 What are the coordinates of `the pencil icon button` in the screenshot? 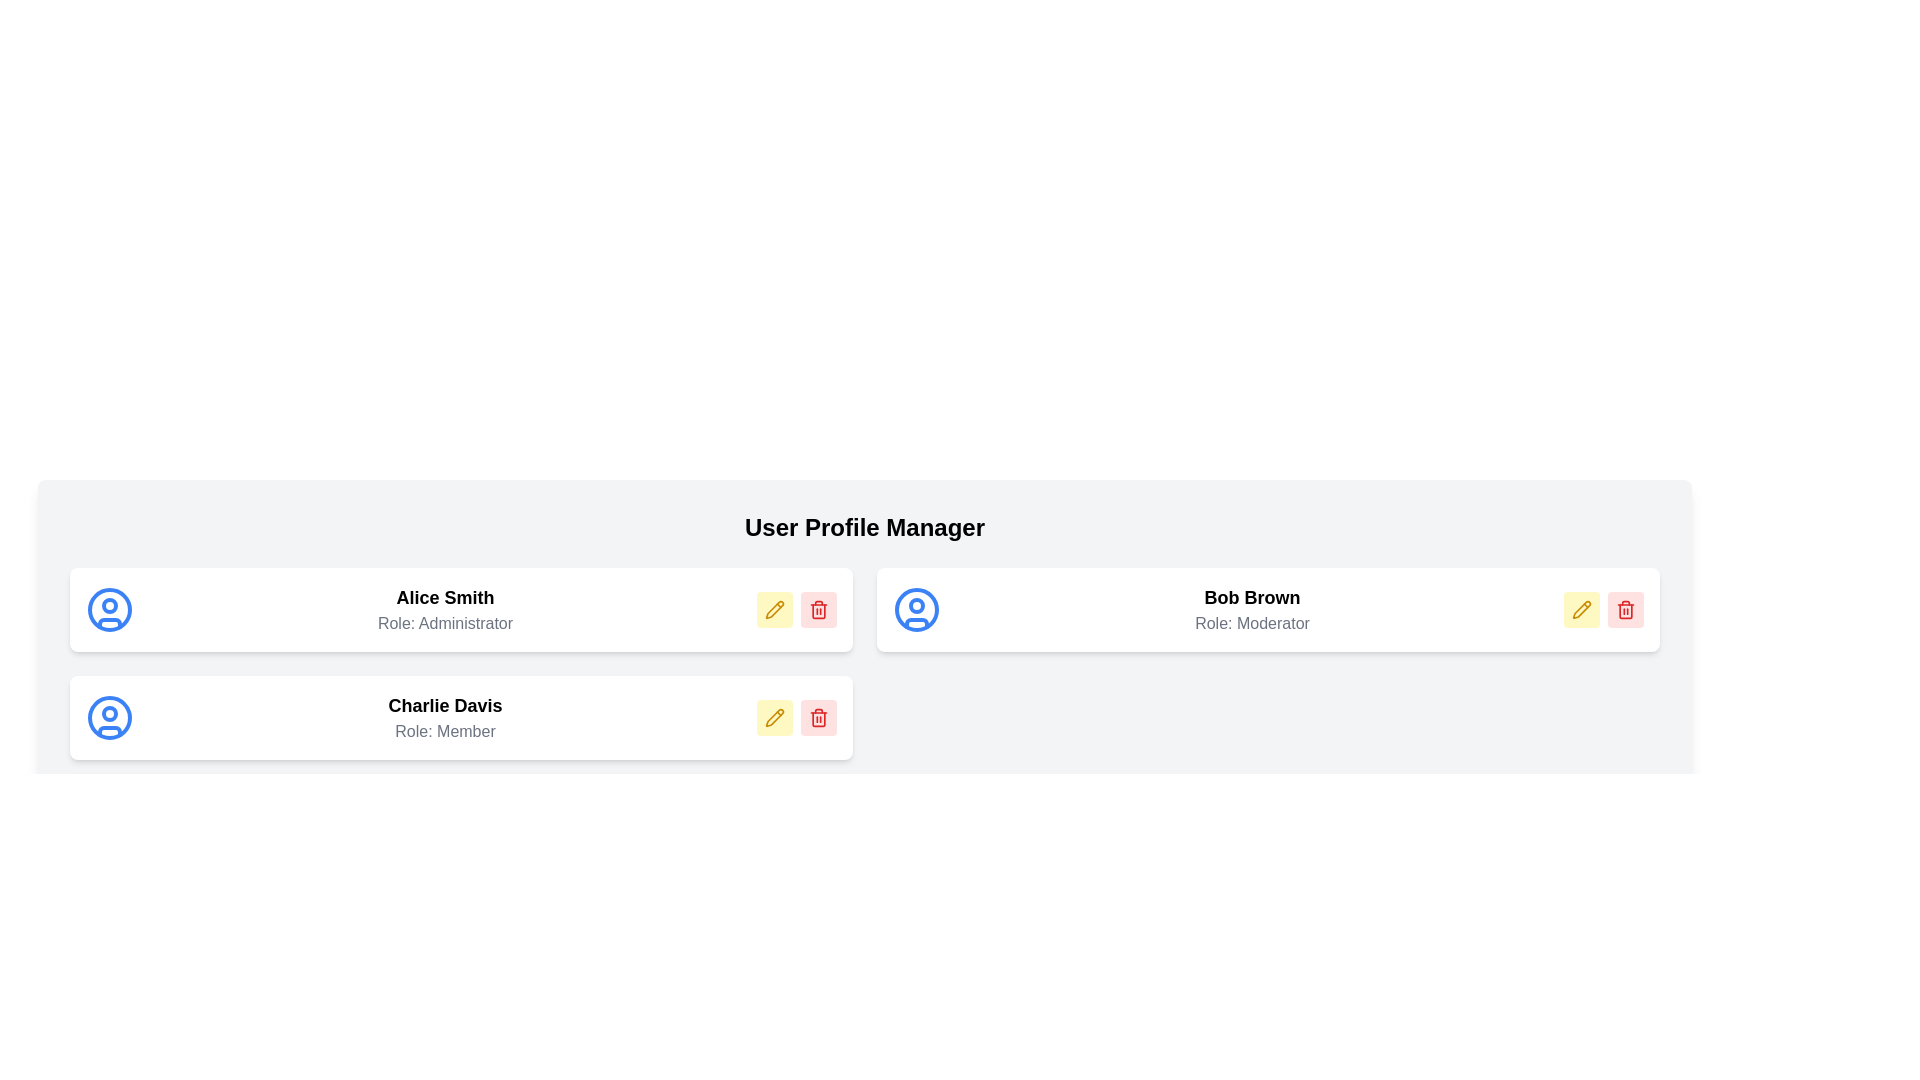 It's located at (1581, 608).